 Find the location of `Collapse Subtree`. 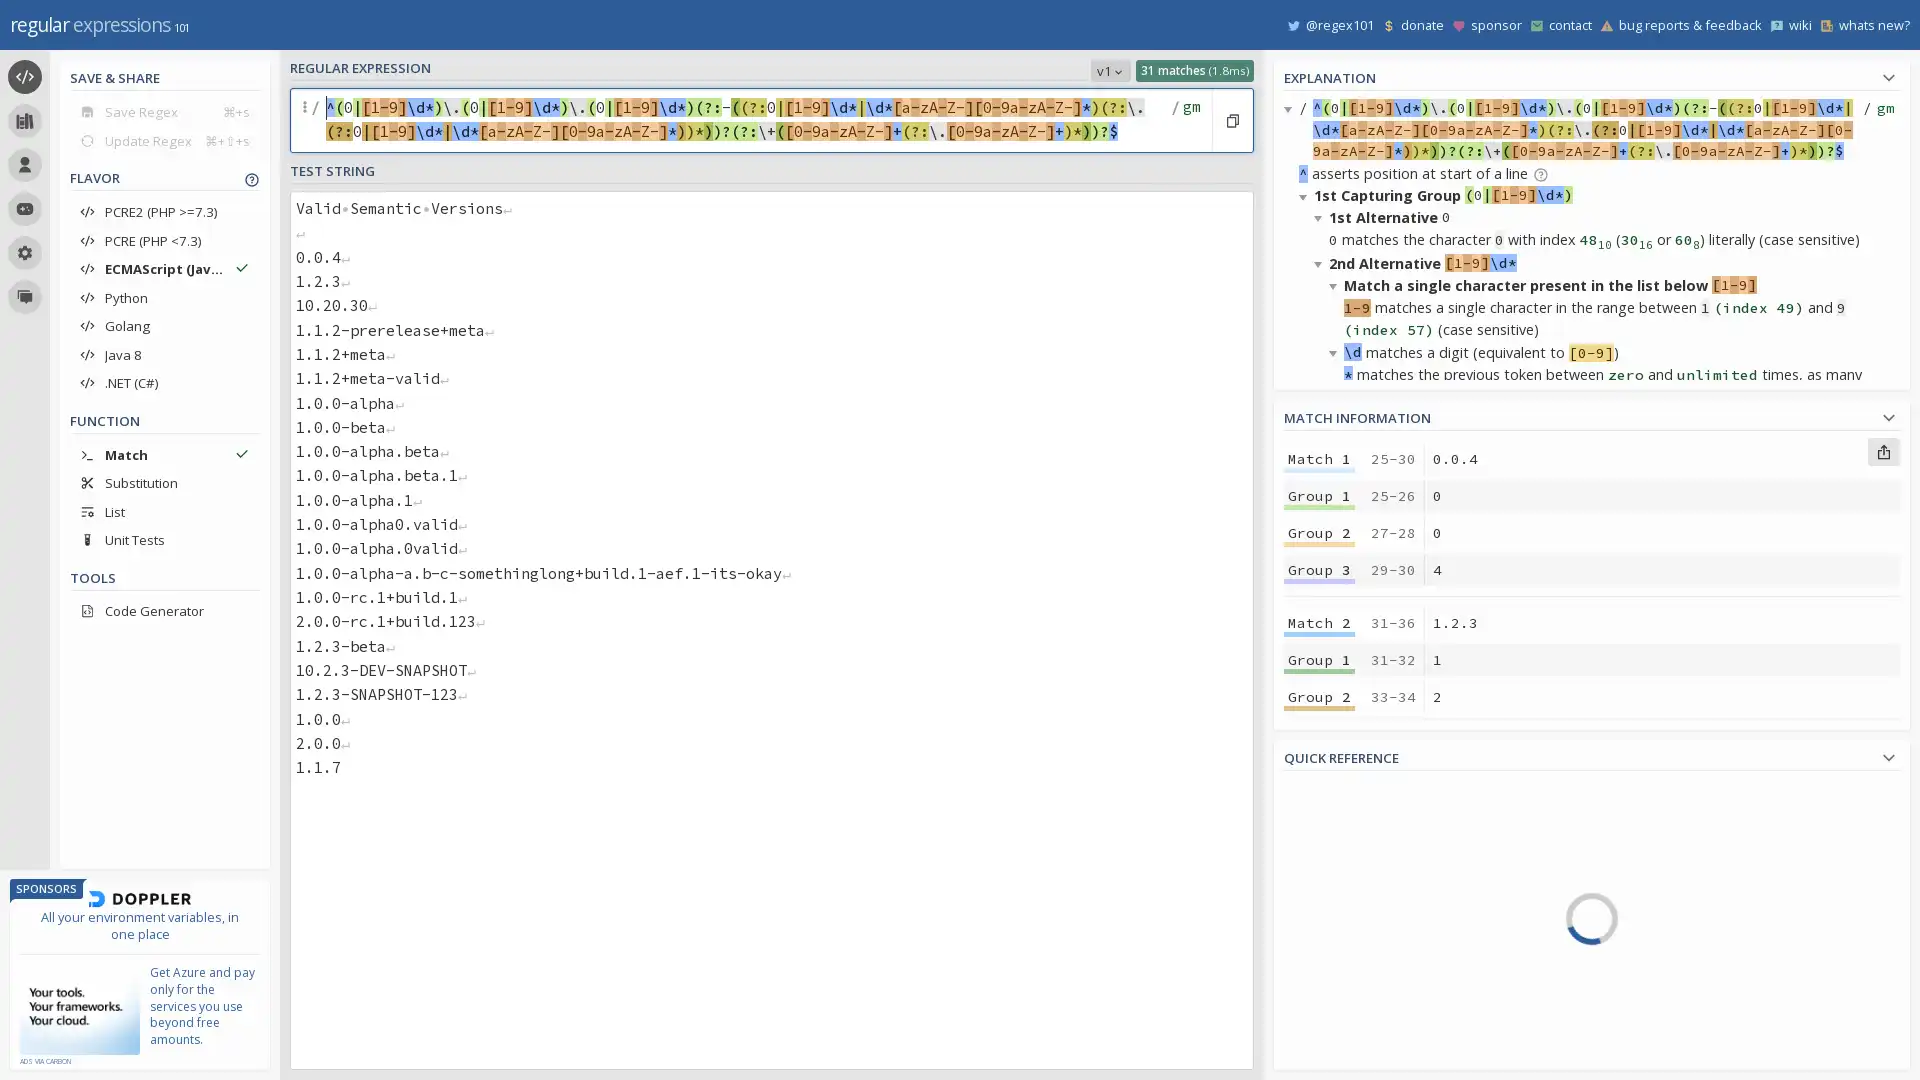

Collapse Subtree is located at coordinates (1321, 262).